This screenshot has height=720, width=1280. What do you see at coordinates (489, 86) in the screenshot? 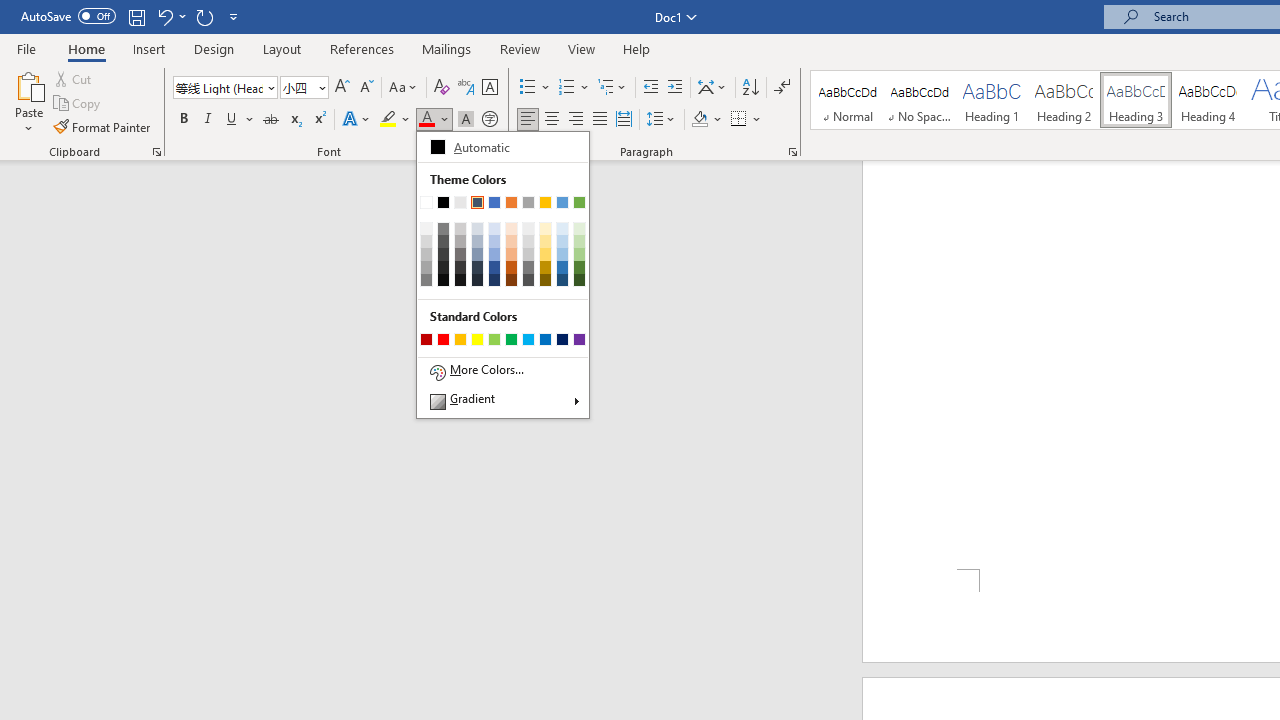
I see `'Character Border'` at bounding box center [489, 86].